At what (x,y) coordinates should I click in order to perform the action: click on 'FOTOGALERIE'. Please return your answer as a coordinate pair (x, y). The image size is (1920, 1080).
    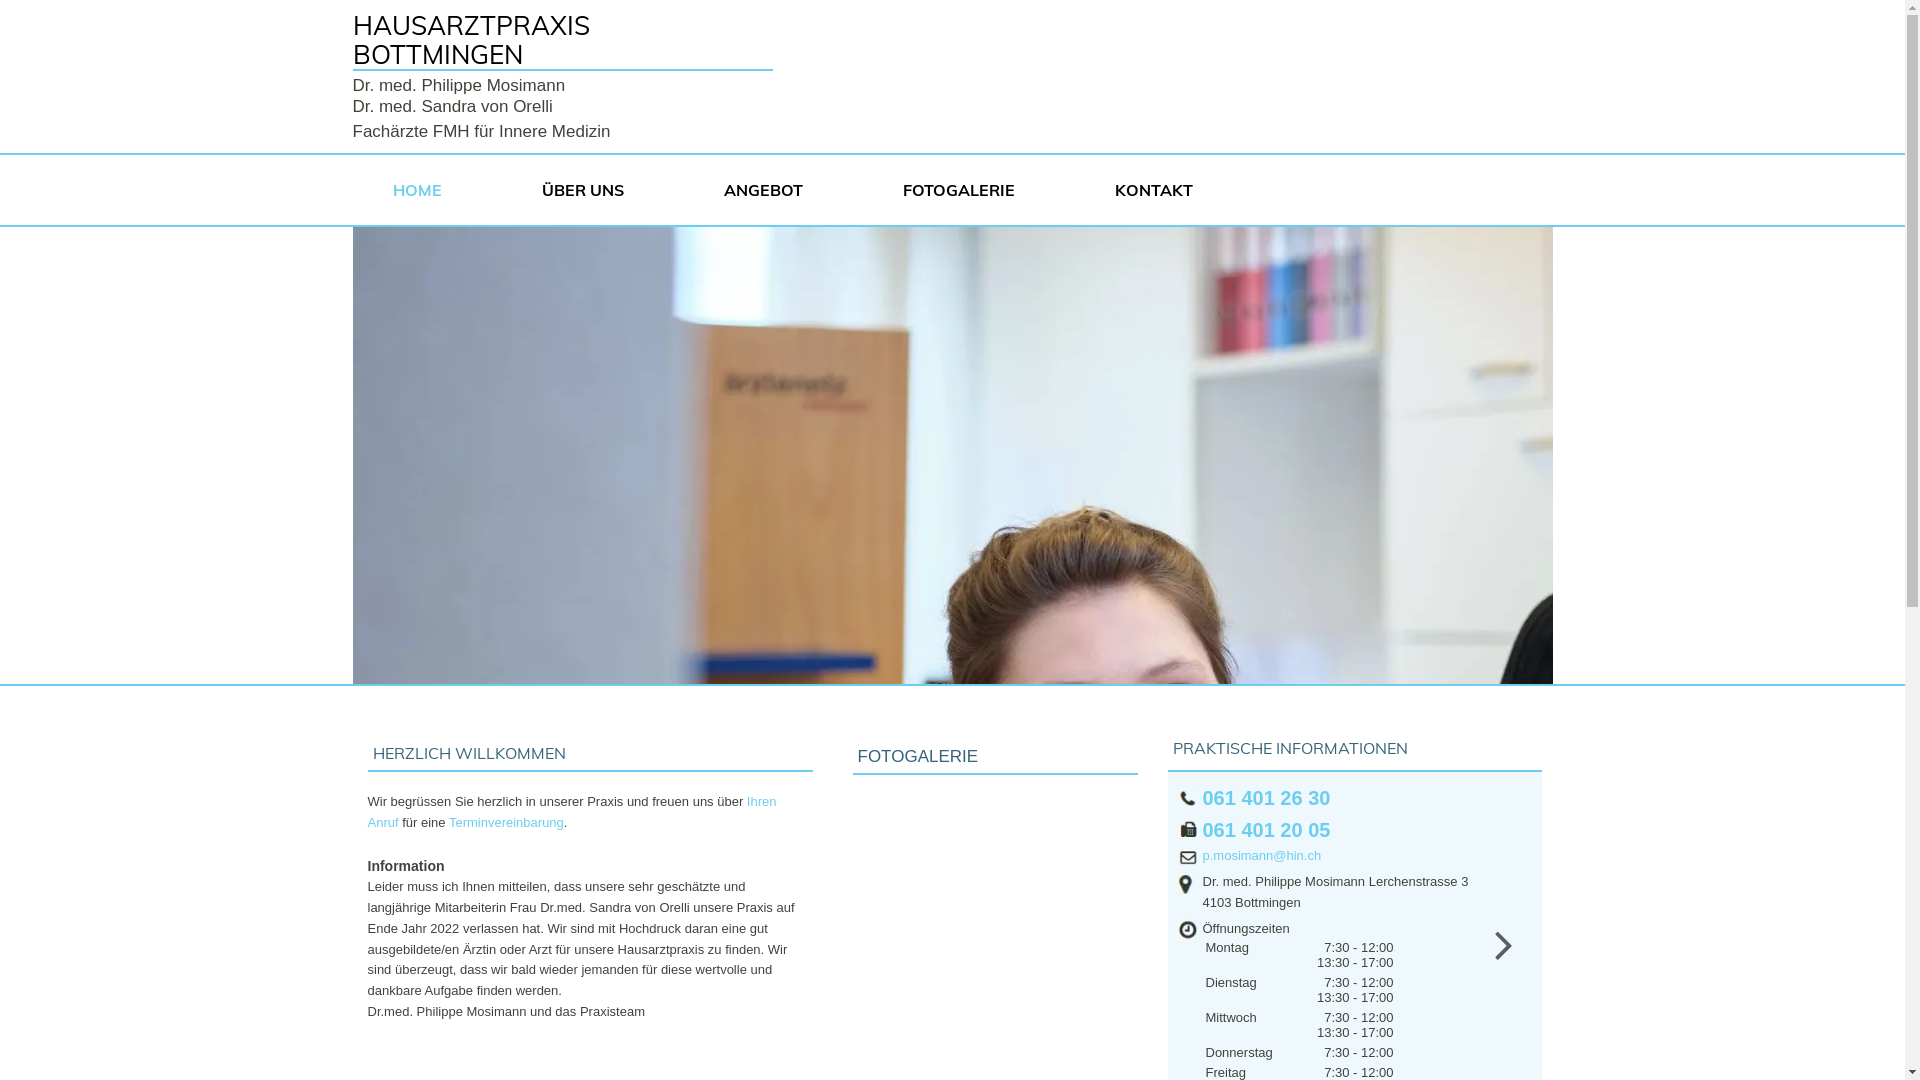
    Looking at the image, I should click on (862, 189).